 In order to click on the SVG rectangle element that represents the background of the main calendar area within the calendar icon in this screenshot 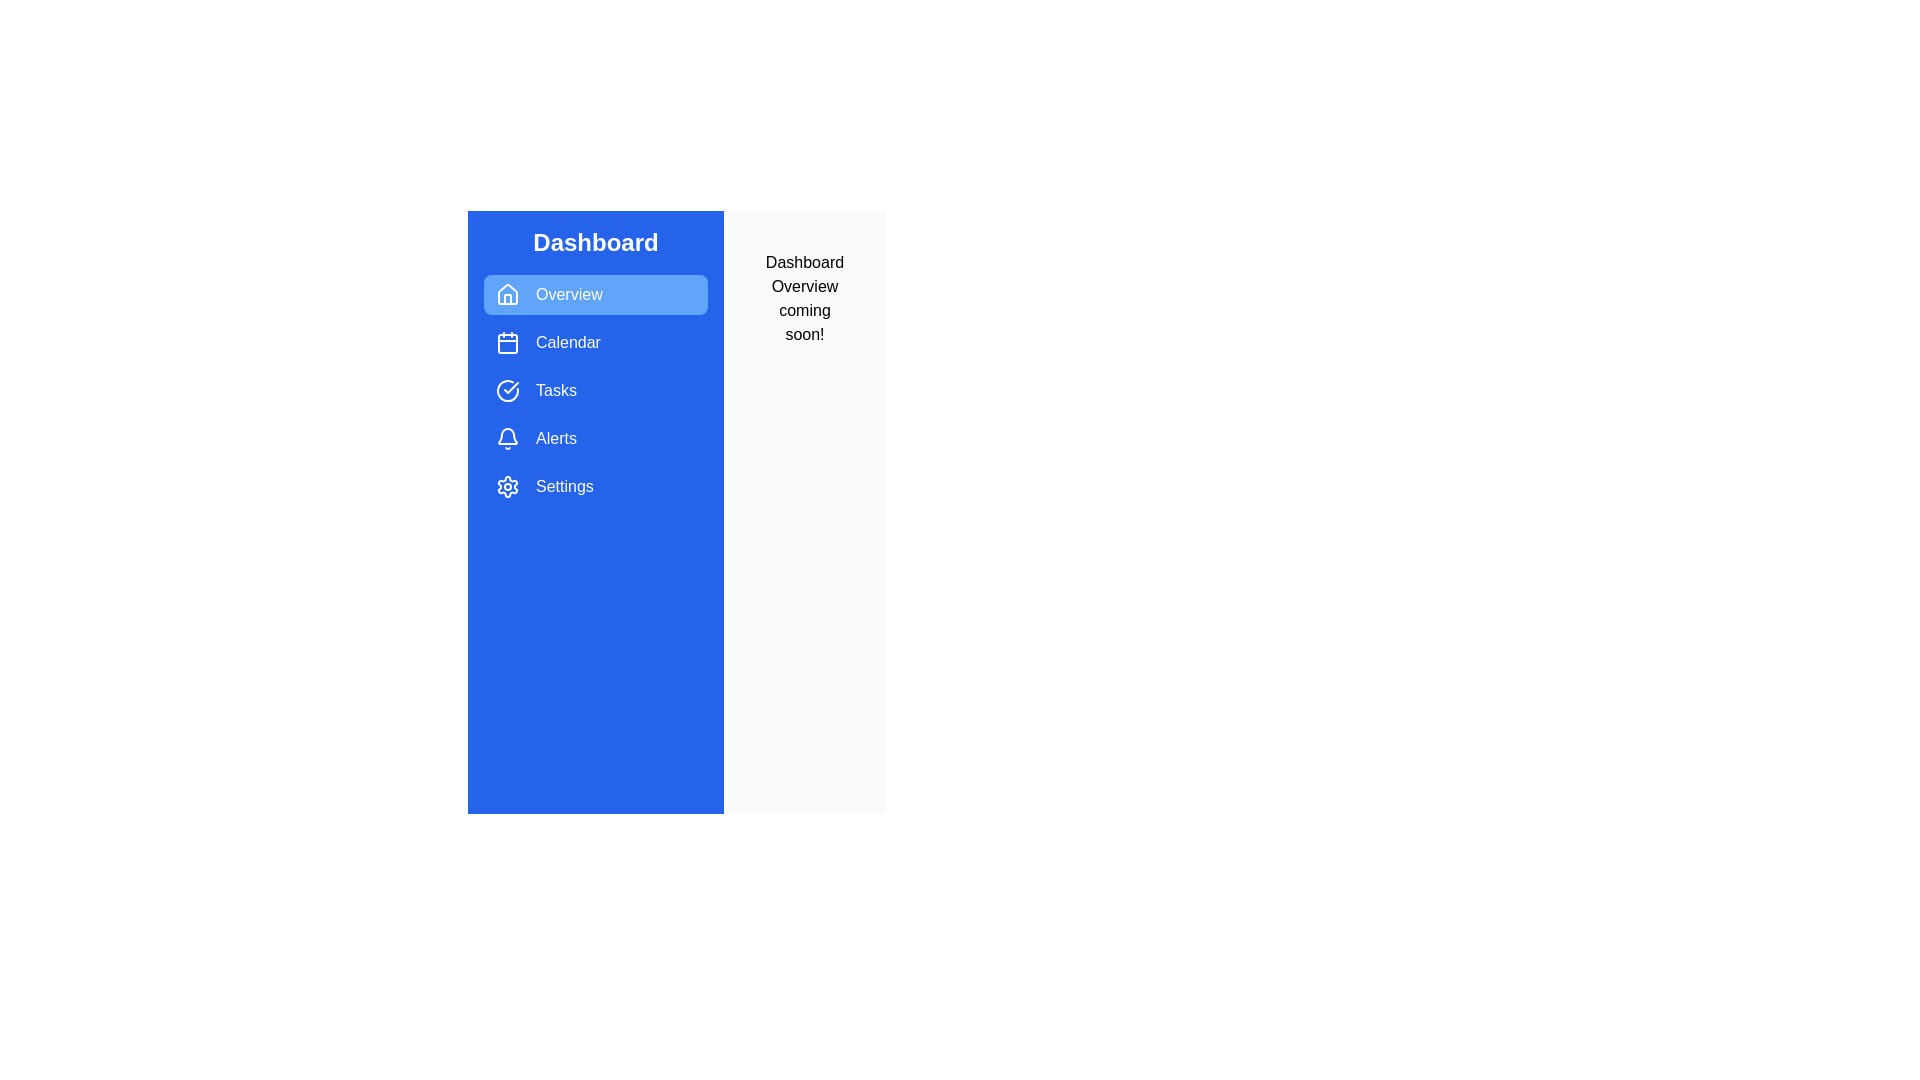, I will do `click(508, 342)`.